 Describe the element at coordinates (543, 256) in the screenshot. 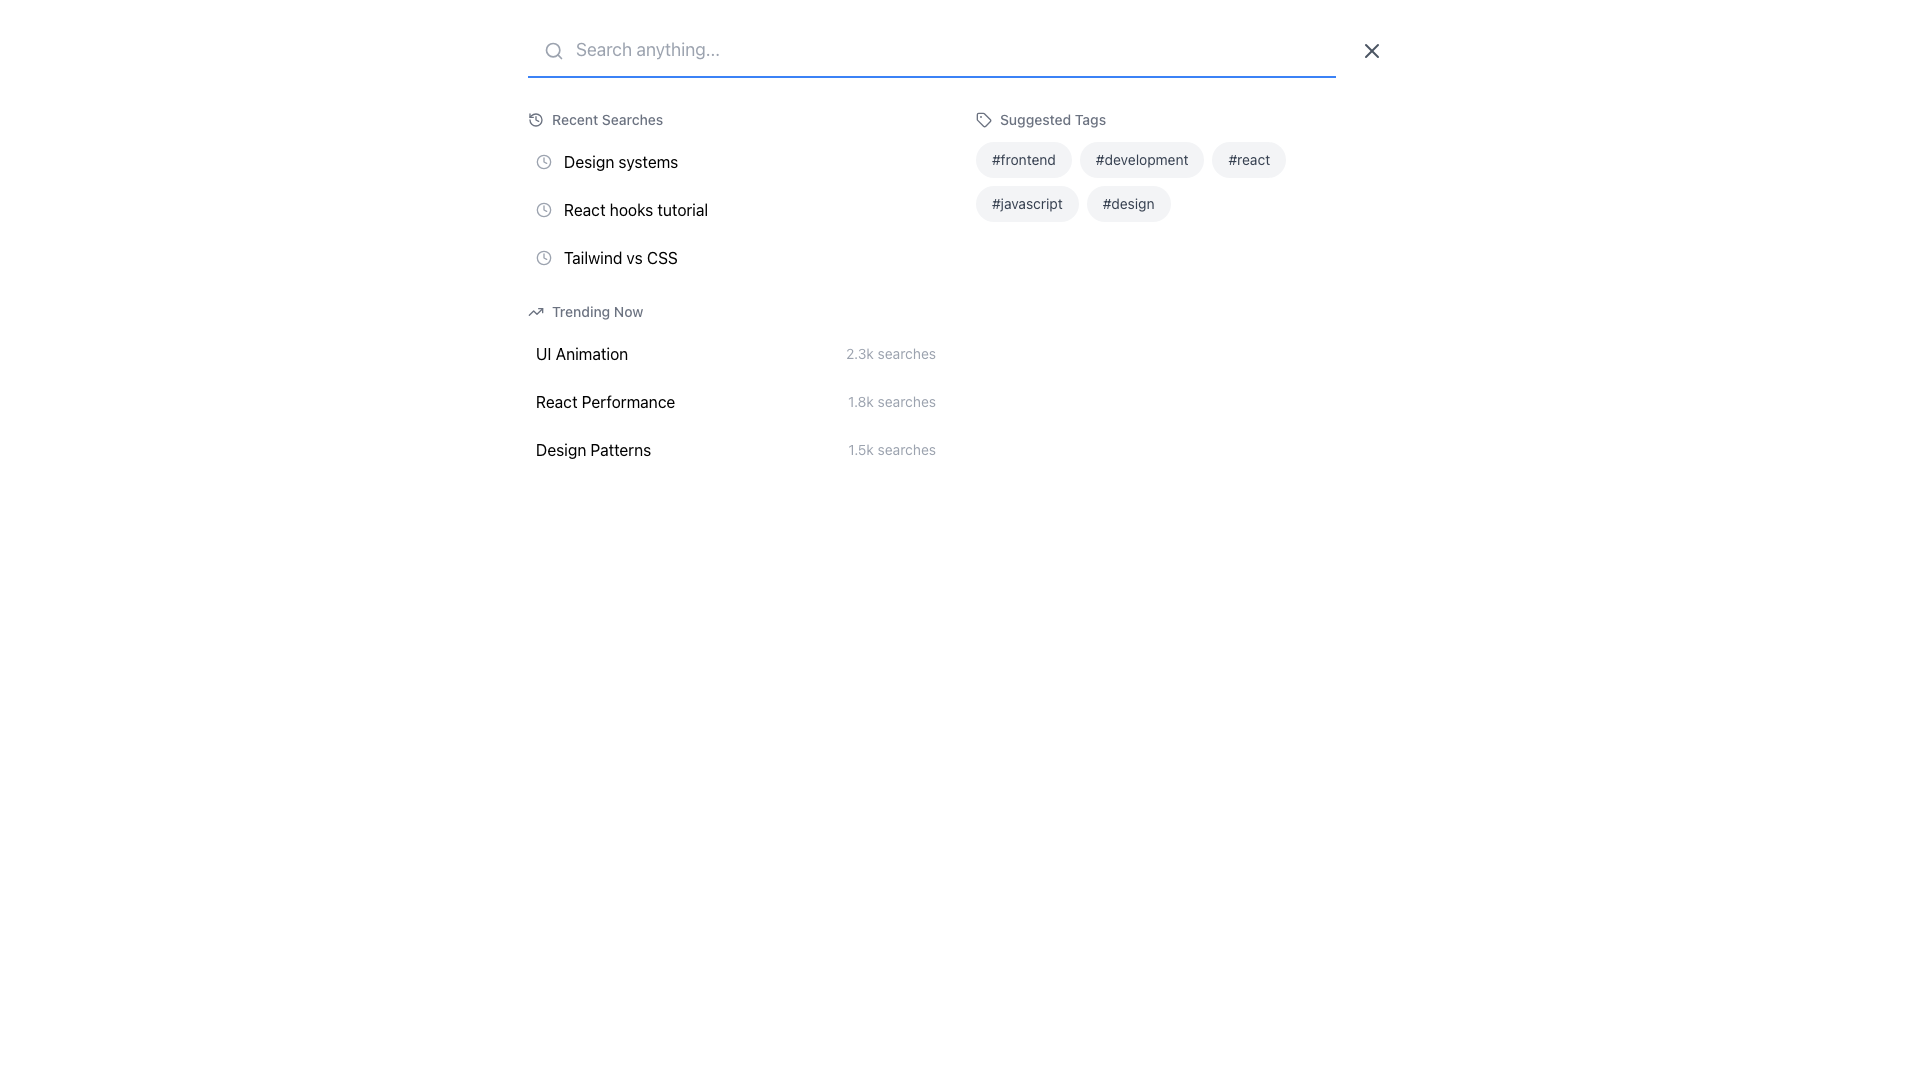

I see `the SVG Circle element that represents the clock icon, which is located next to the 'Recent Searches' text in the vertical list of features` at that location.